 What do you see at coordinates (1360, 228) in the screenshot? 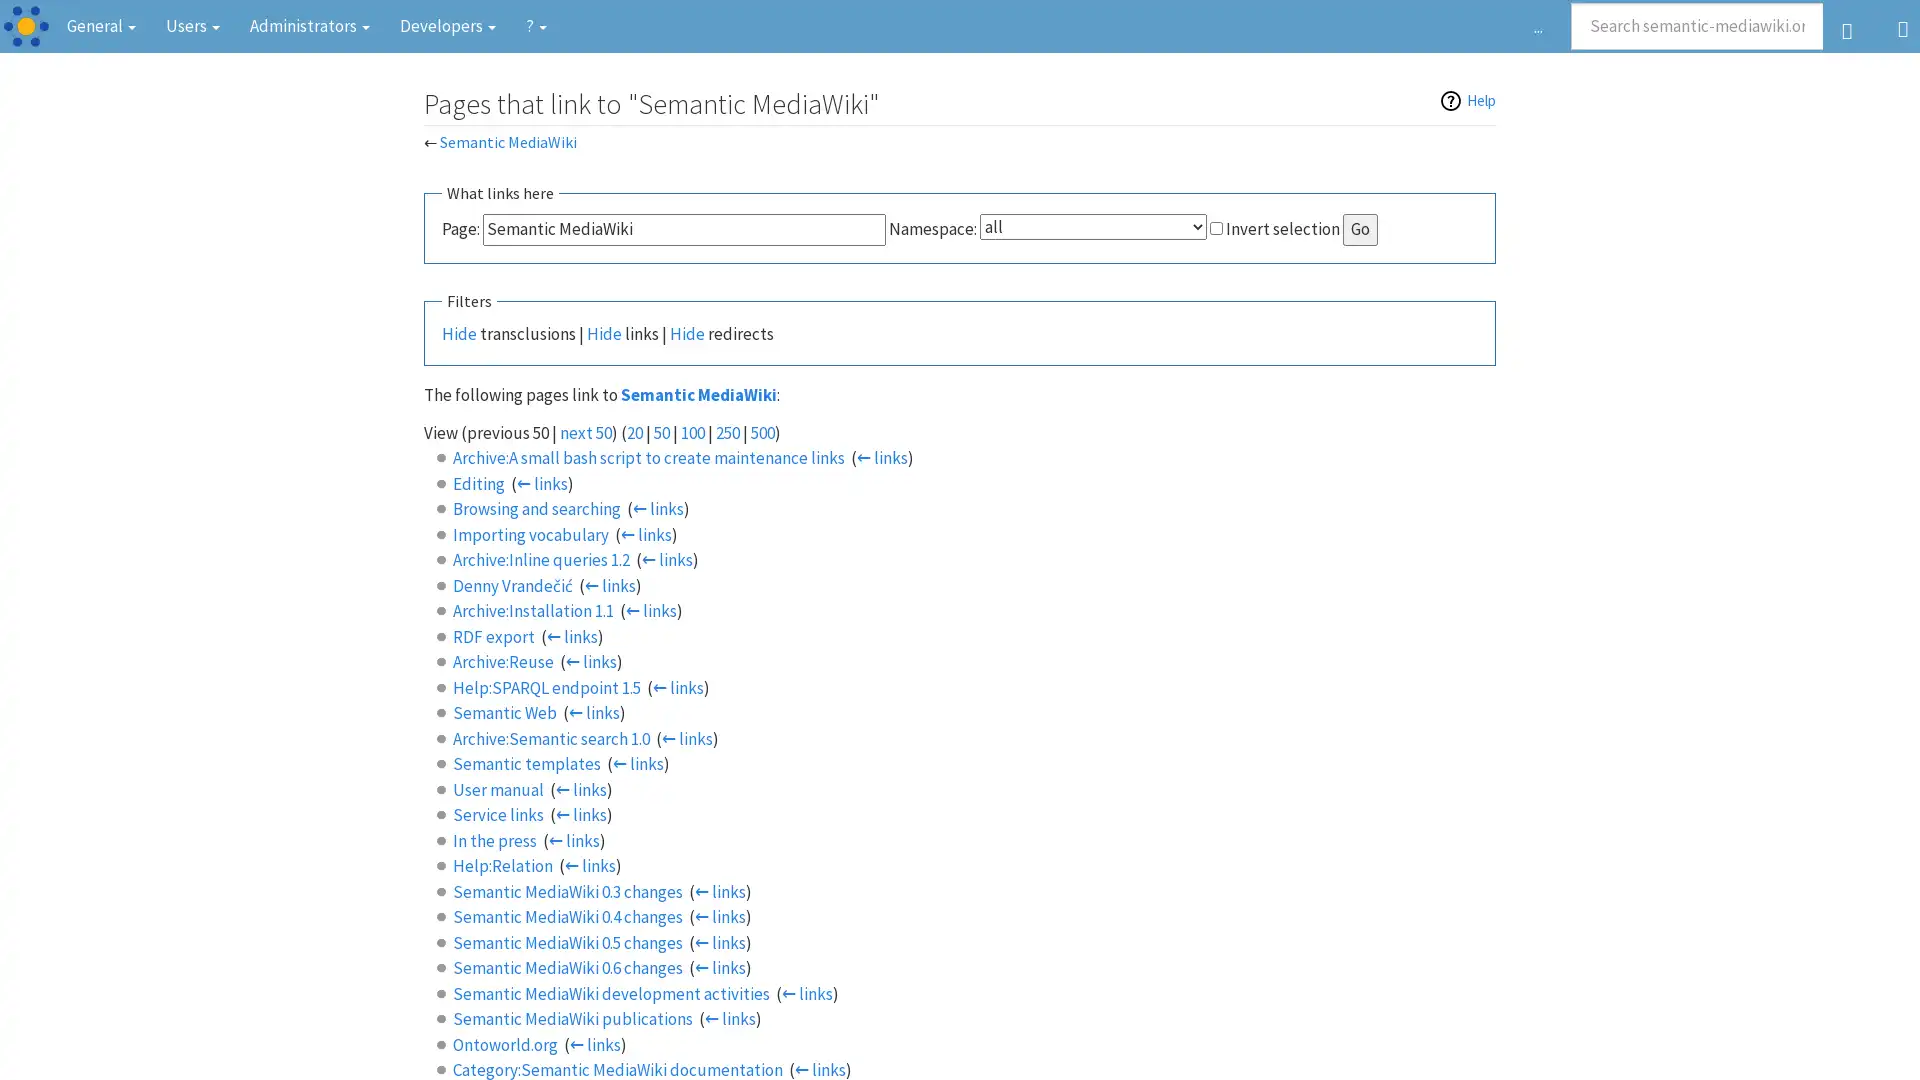
I see `Go` at bounding box center [1360, 228].